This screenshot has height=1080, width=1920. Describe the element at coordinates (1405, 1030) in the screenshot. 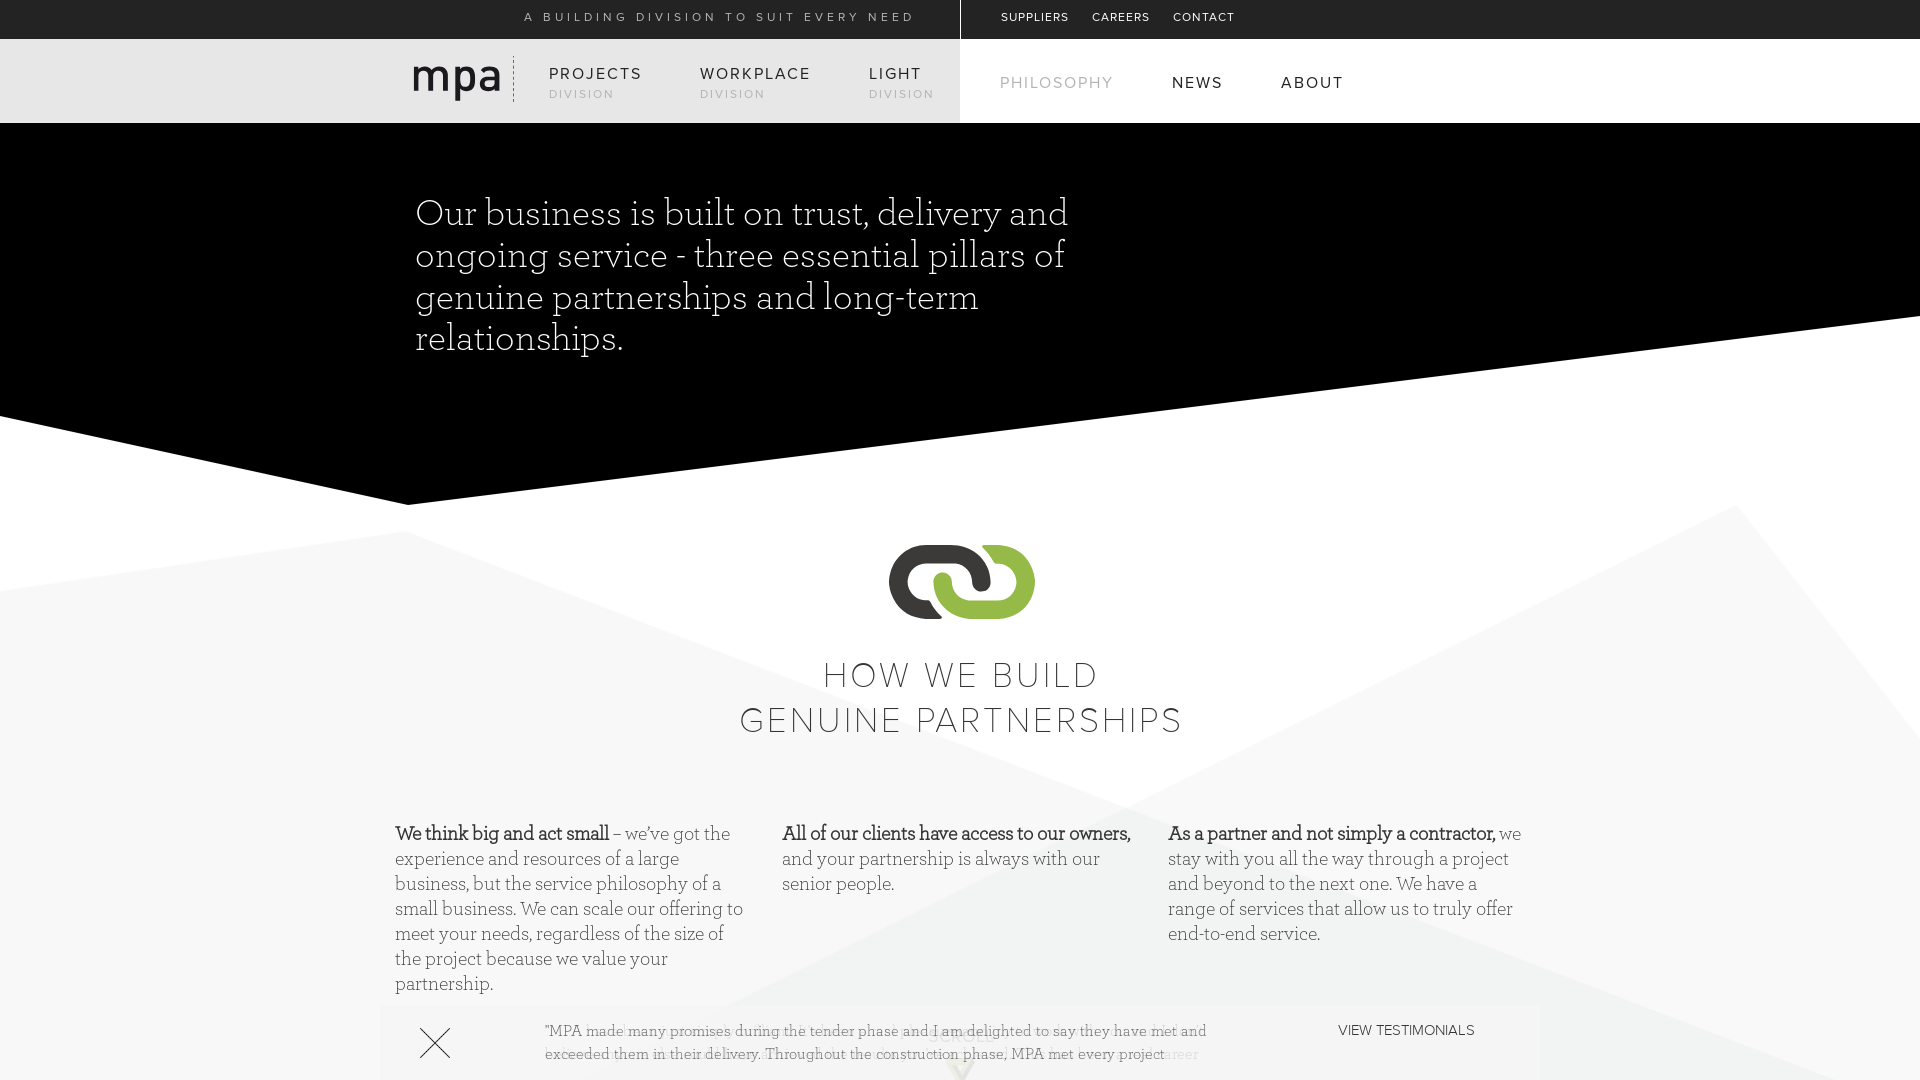

I see `'VIEW TESTIMONIALS'` at that location.